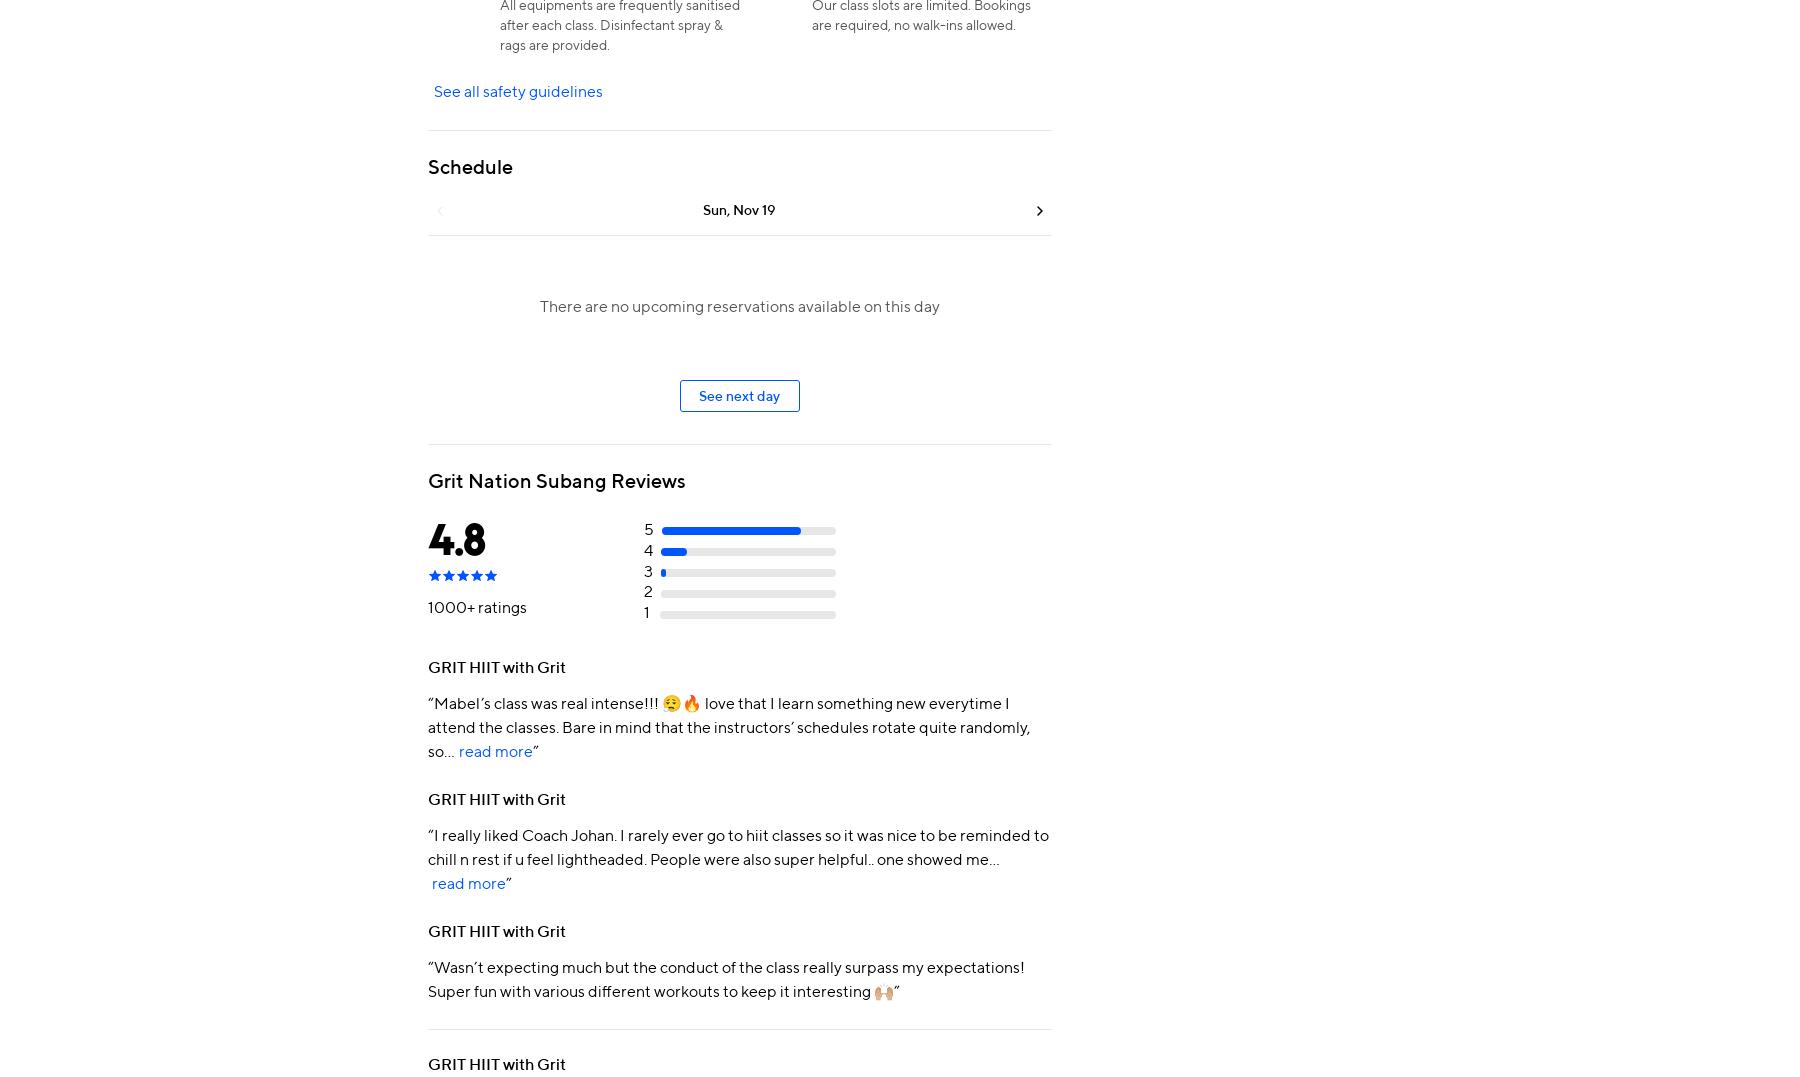 The width and height of the screenshot is (1800, 1077). What do you see at coordinates (738, 847) in the screenshot?
I see `'I really liked Coach Johan. I rarely ever go to hiit classes so it was nice to be reminded to chill n rest if u feel lightheaded. People were also super helpful.. one showed me…'` at bounding box center [738, 847].